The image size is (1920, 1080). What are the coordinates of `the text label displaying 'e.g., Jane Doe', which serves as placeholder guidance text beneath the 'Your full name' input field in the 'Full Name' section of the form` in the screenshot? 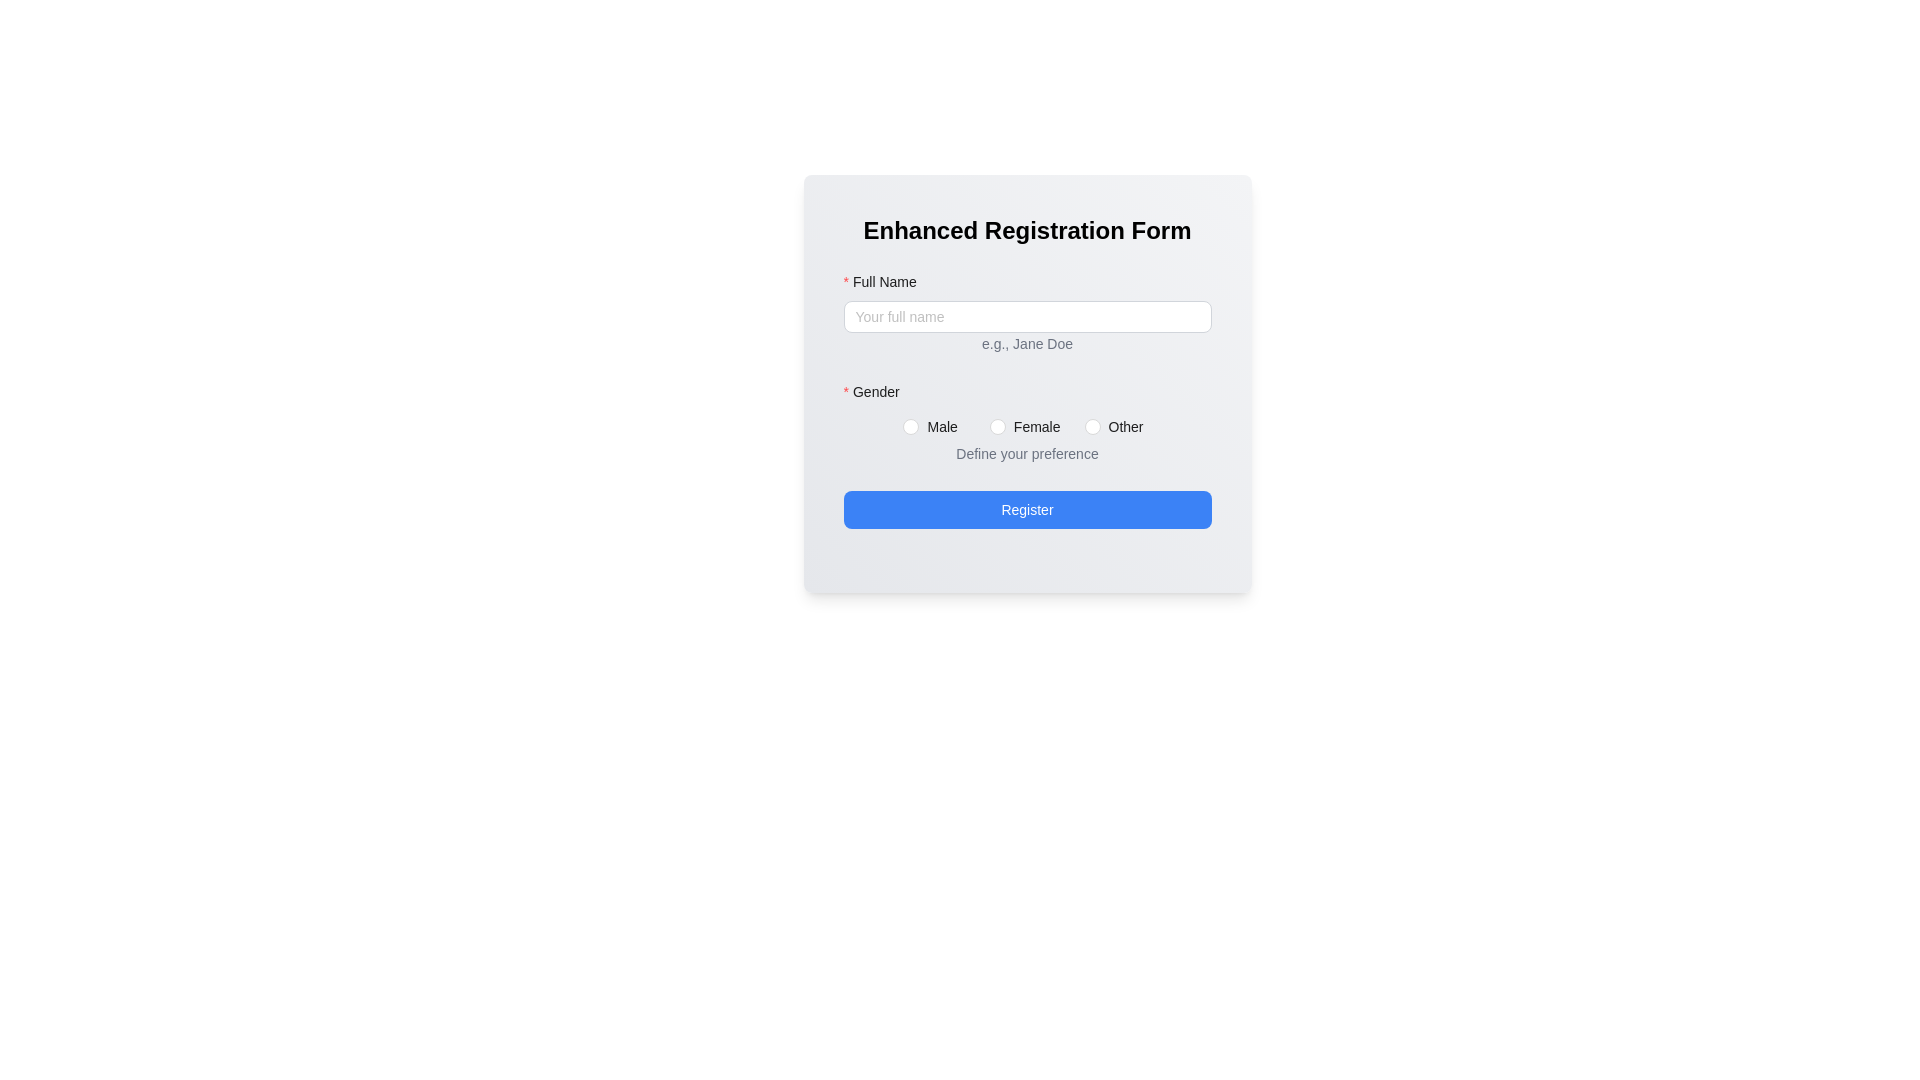 It's located at (1027, 343).